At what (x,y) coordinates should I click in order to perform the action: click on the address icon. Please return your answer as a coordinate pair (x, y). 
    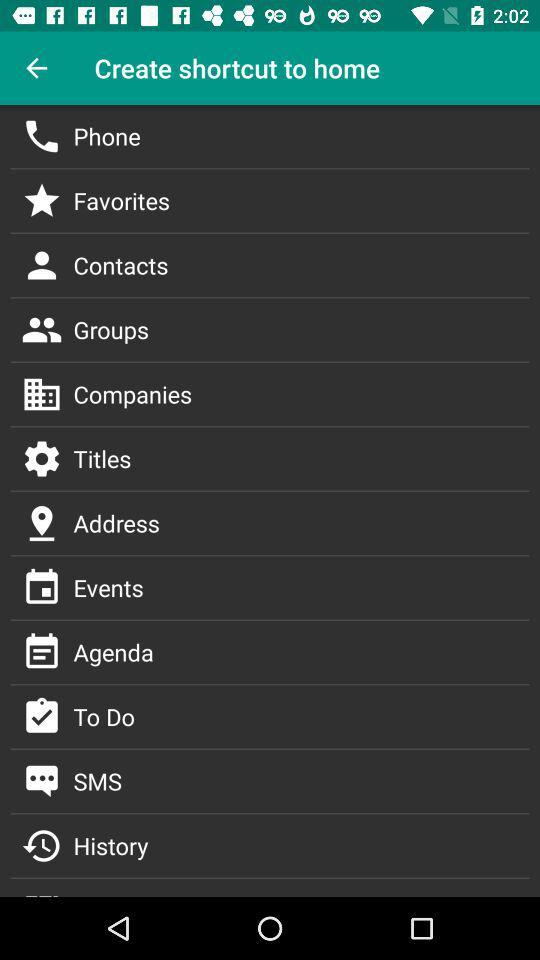
    Looking at the image, I should click on (42, 522).